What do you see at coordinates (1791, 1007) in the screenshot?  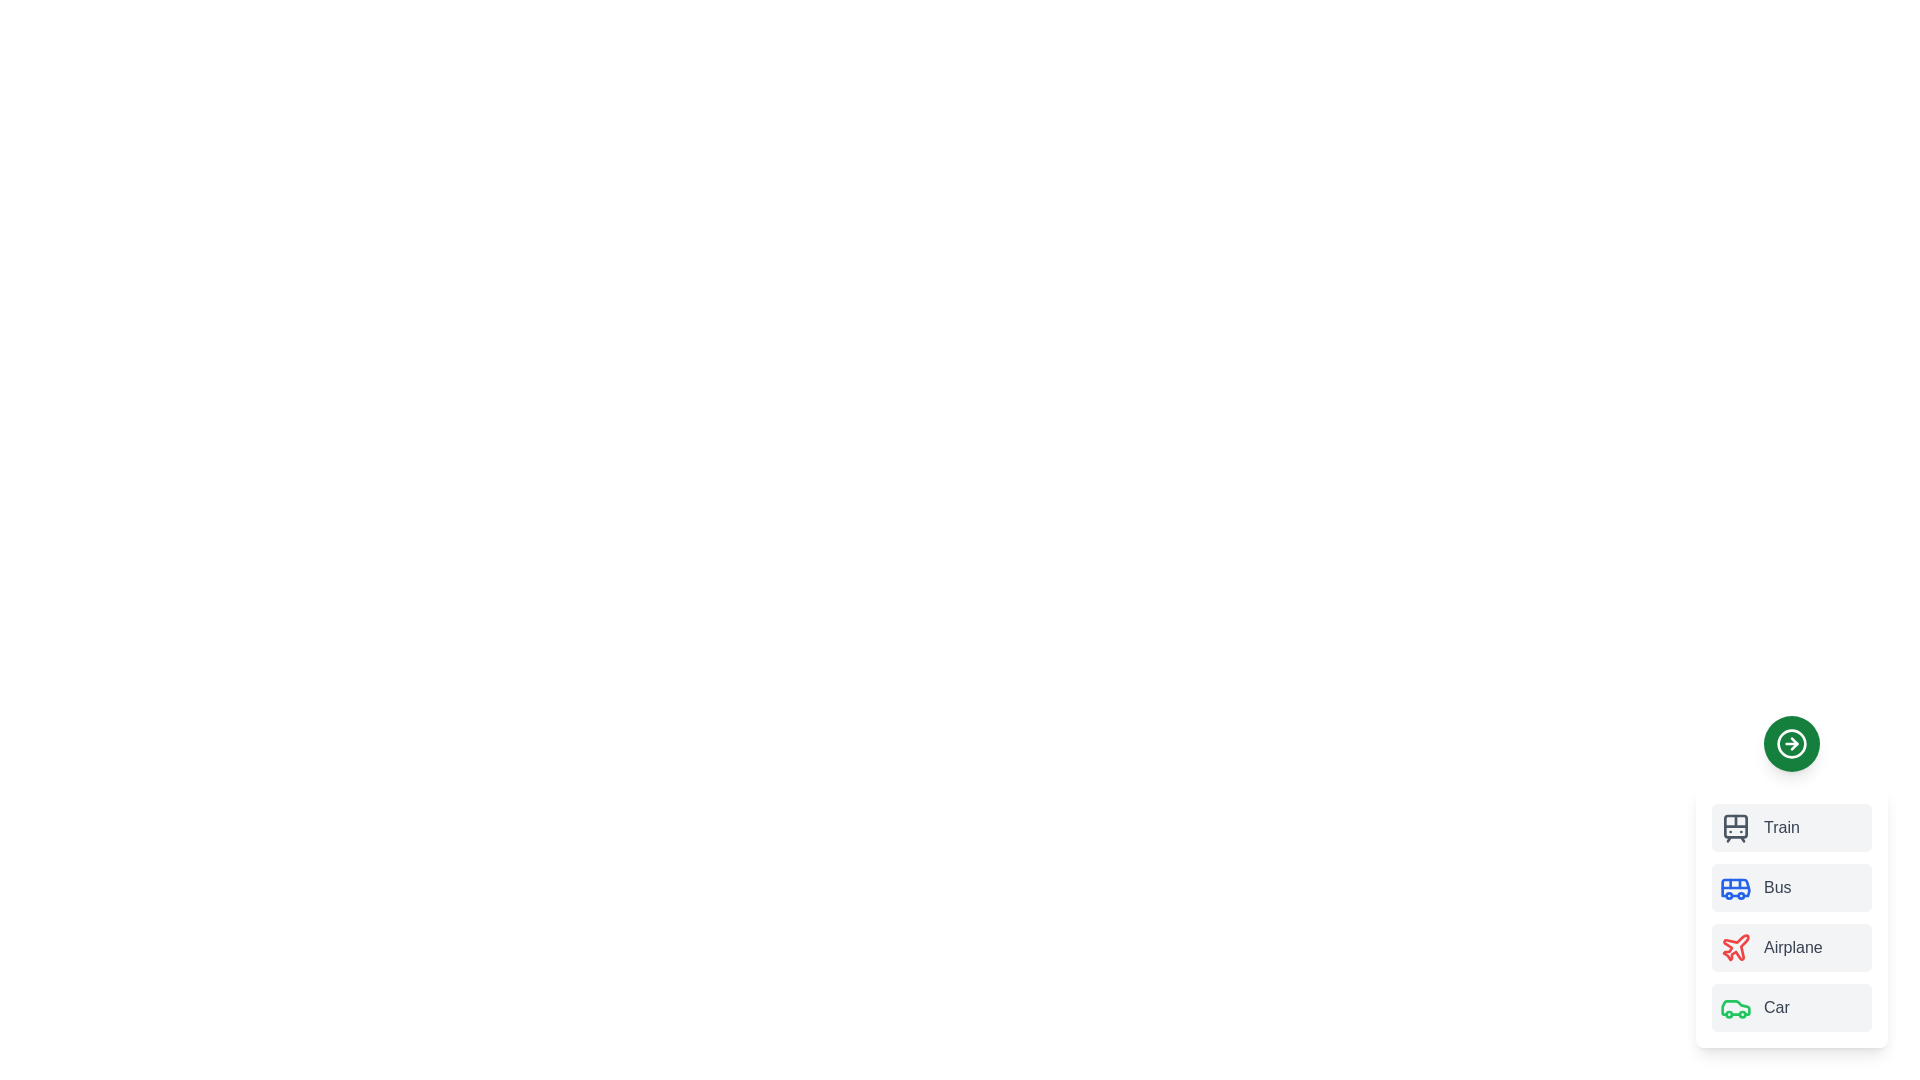 I see `the transport mode Car to trigger its hover effect` at bounding box center [1791, 1007].